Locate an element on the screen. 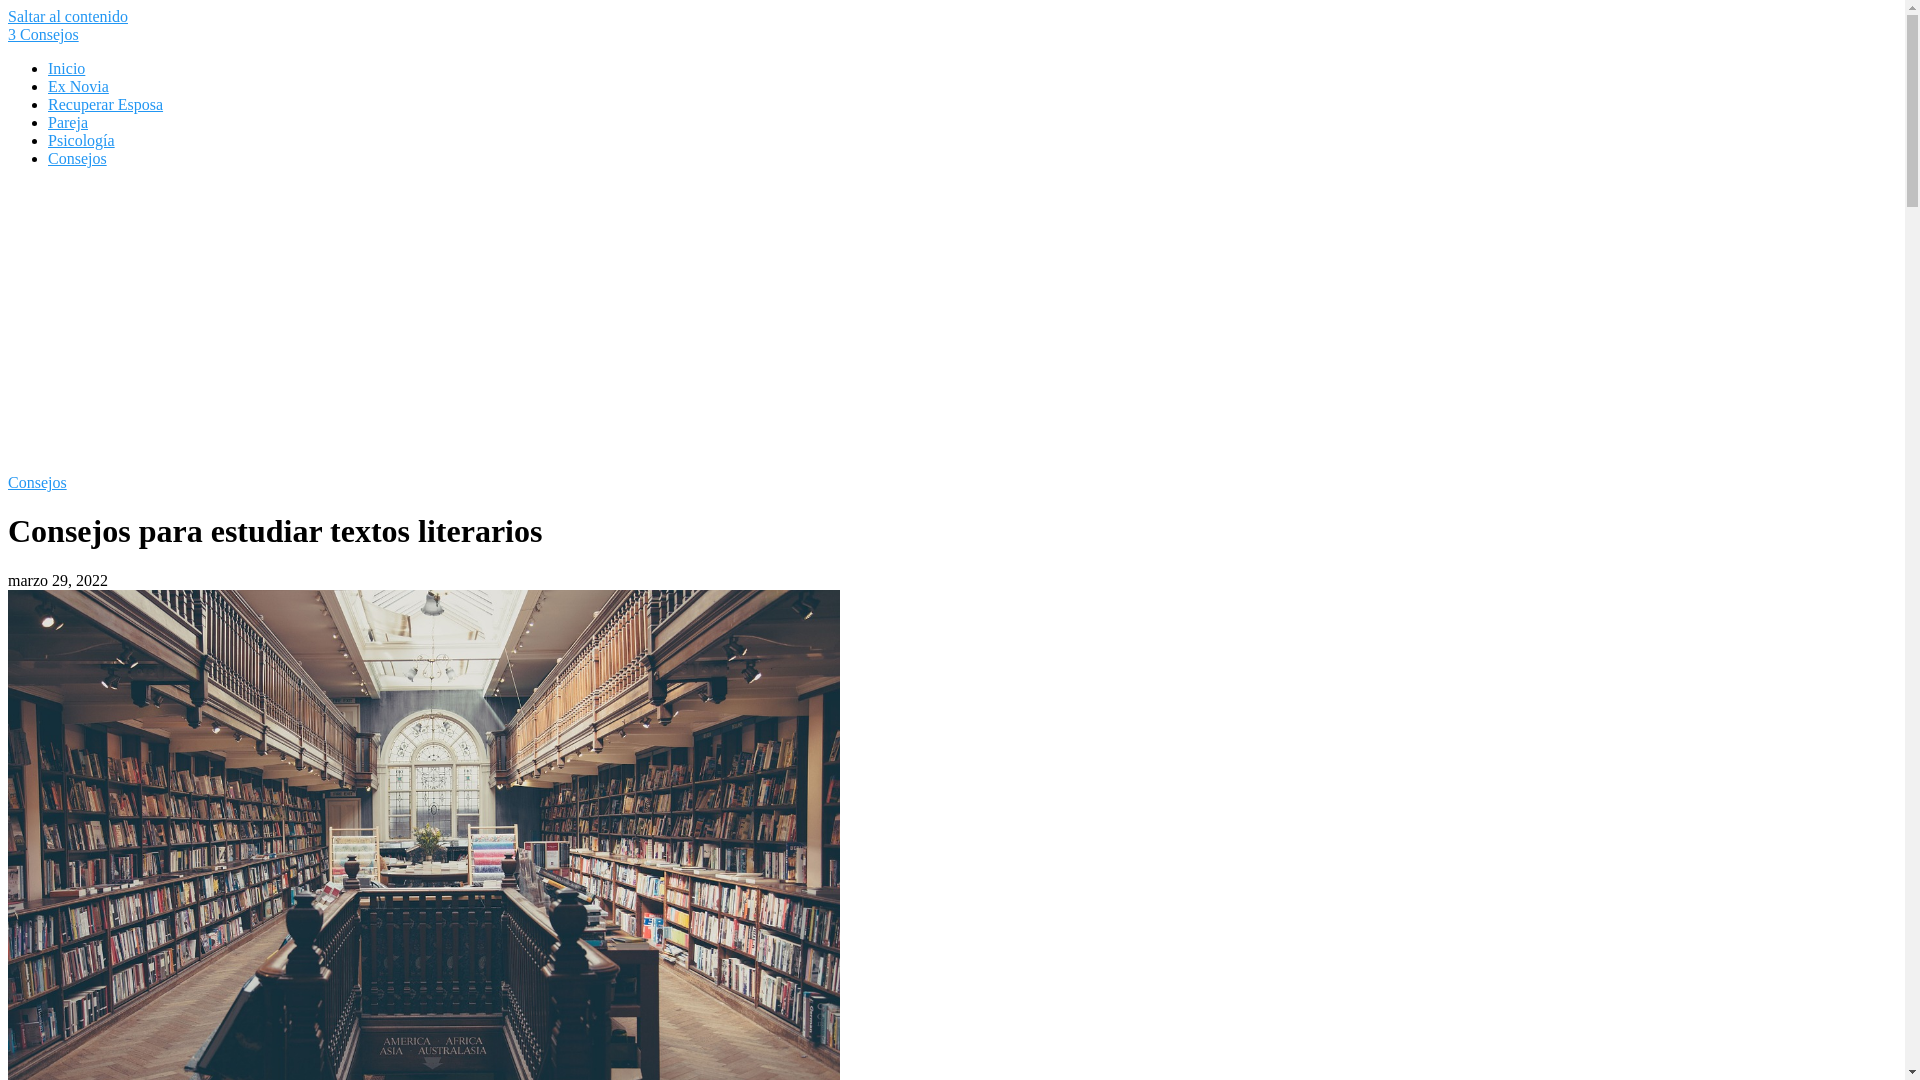 Image resolution: width=1920 pixels, height=1080 pixels. 'Consejos' is located at coordinates (37, 482).